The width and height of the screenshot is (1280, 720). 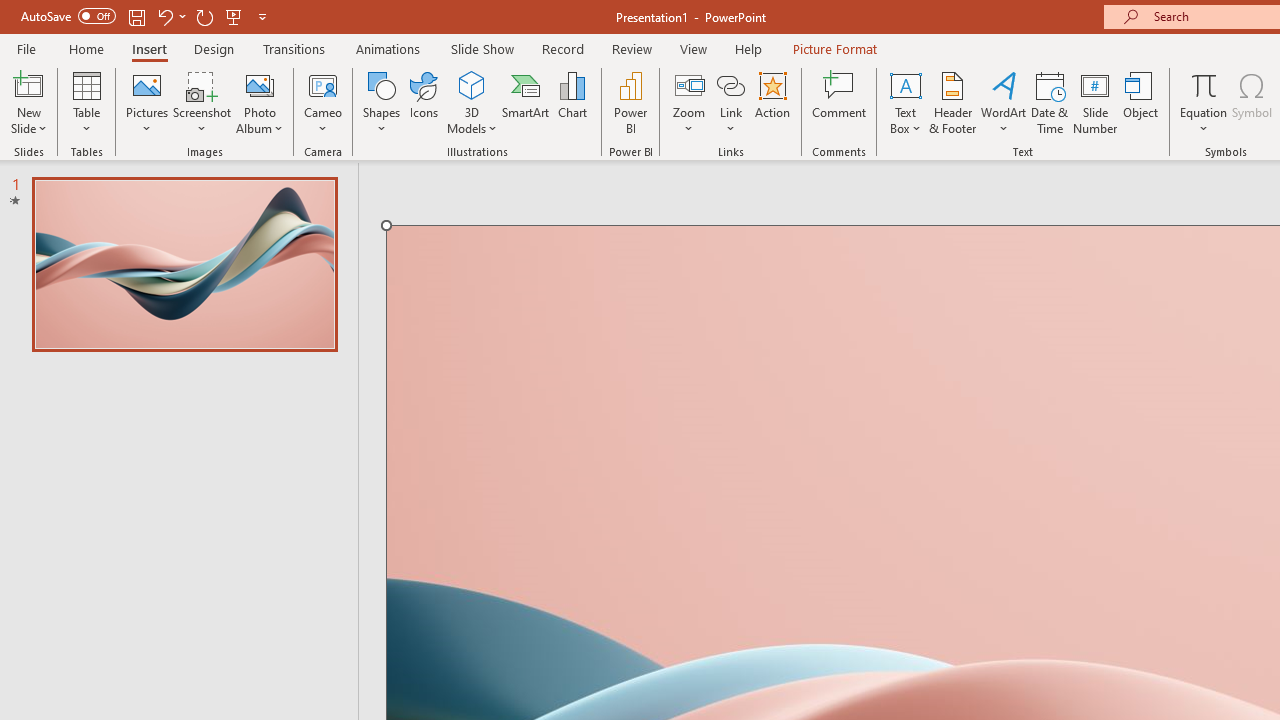 I want to click on 'Icons', so click(x=423, y=103).